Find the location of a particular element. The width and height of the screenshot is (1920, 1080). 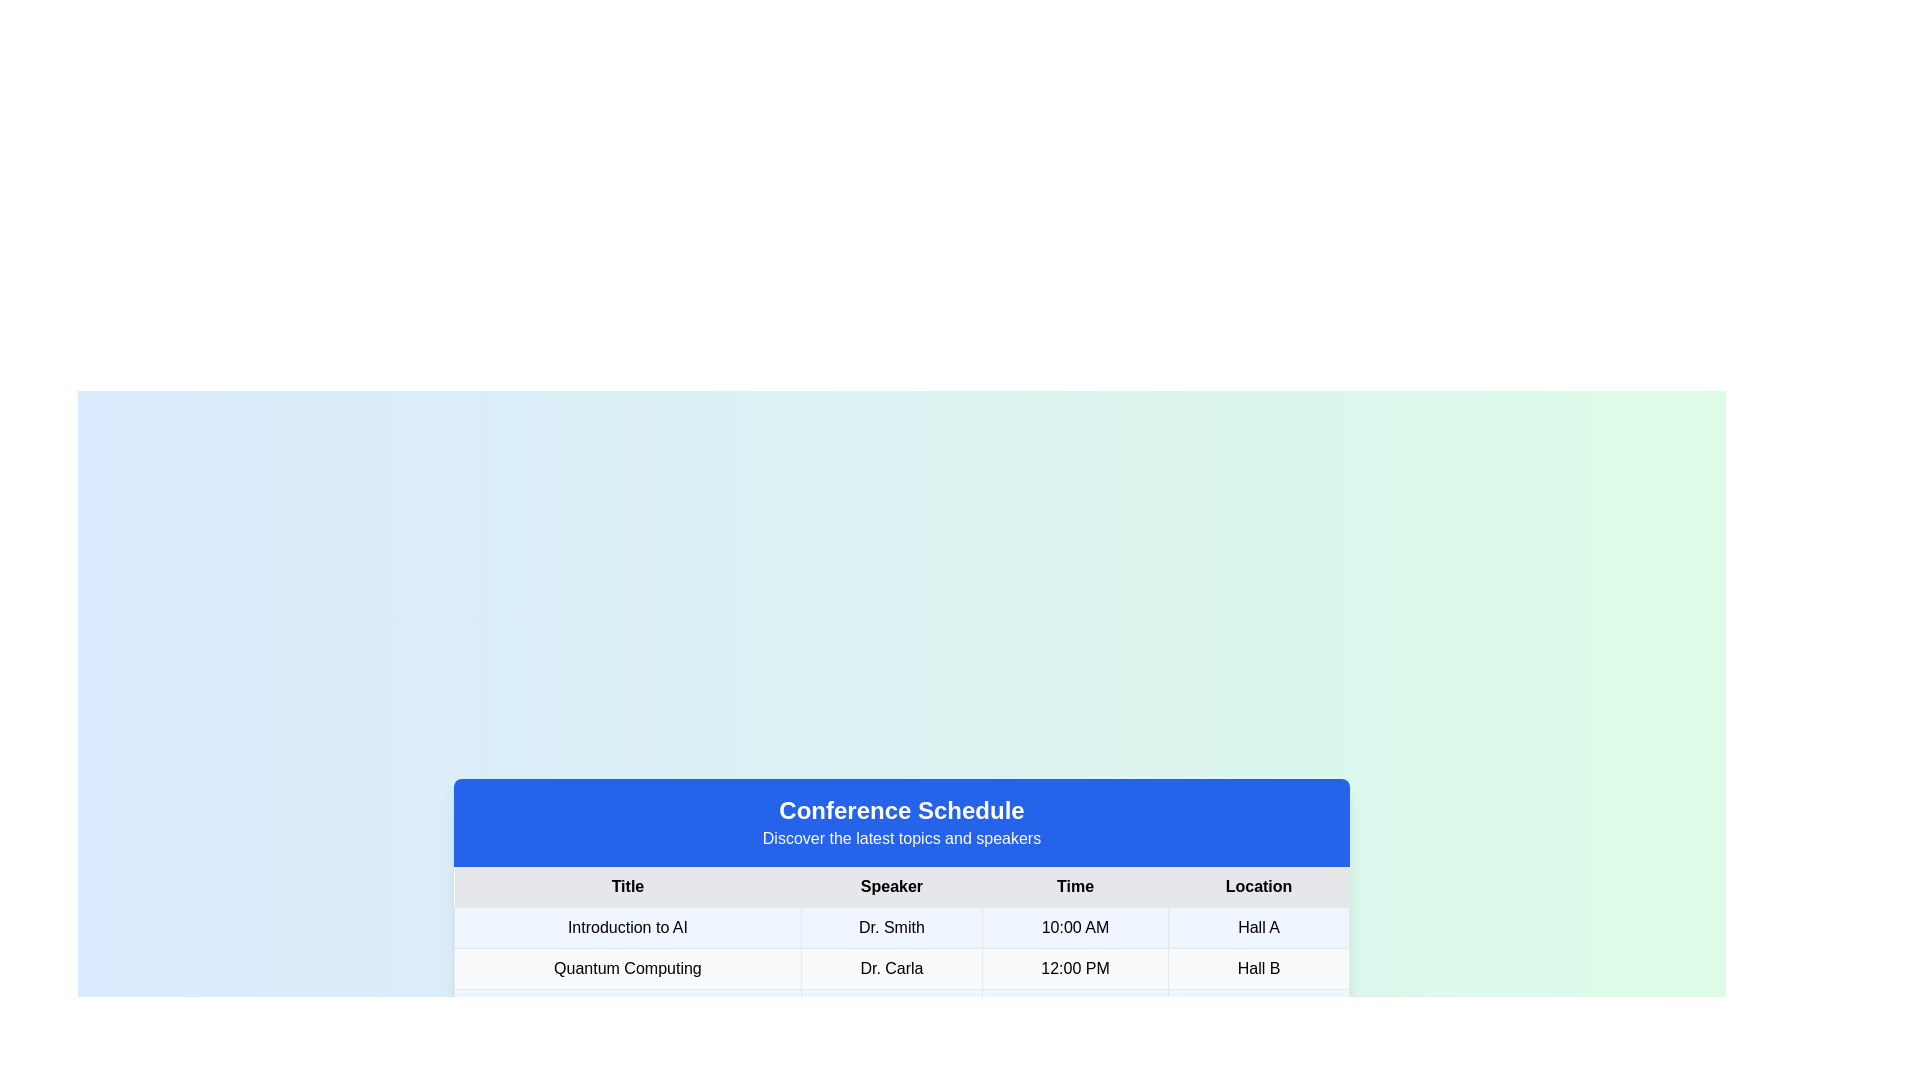

the text label displaying the title of a session in the schedule table, located in the second row and first column under the 'Title' column is located at coordinates (627, 967).